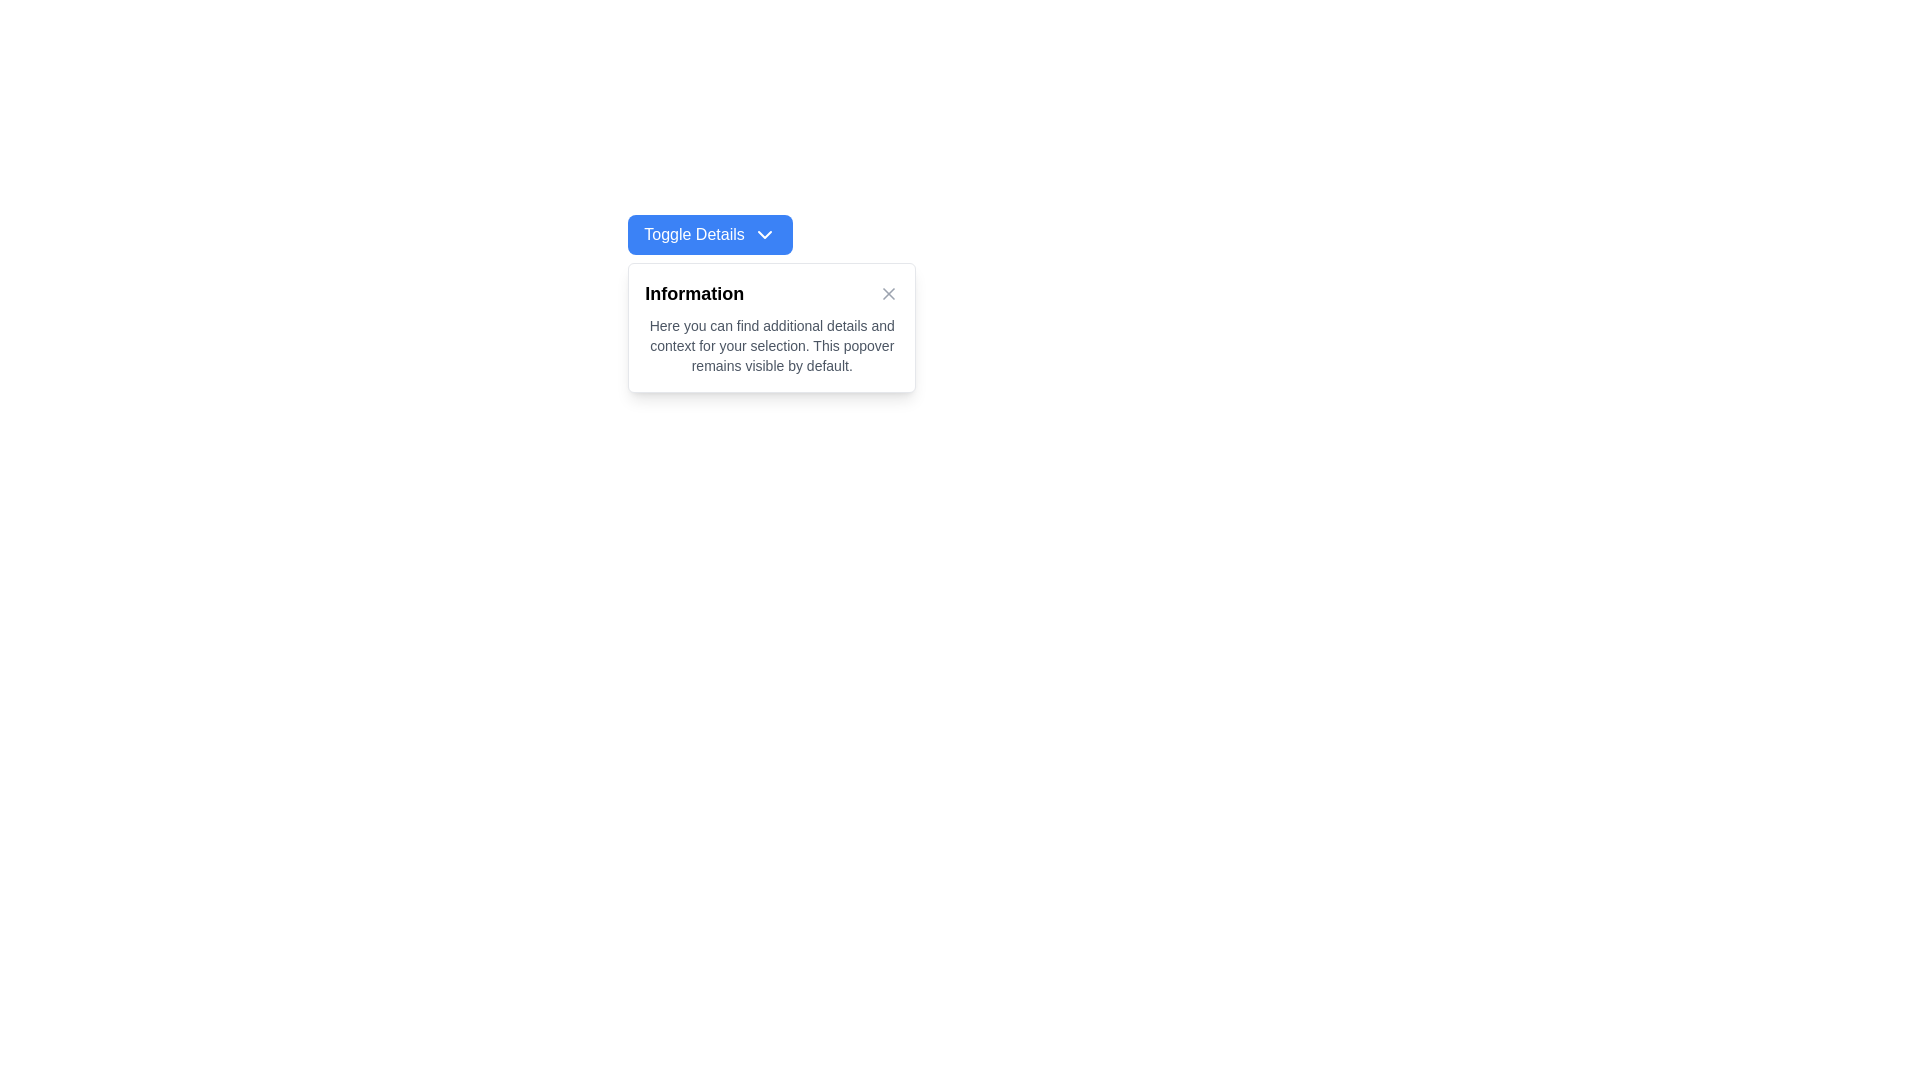 This screenshot has width=1920, height=1080. I want to click on displayed text from the white popover with rounded corners and a close button in the top-right corner, positioned below the 'Toggle Details' button, so click(771, 326).